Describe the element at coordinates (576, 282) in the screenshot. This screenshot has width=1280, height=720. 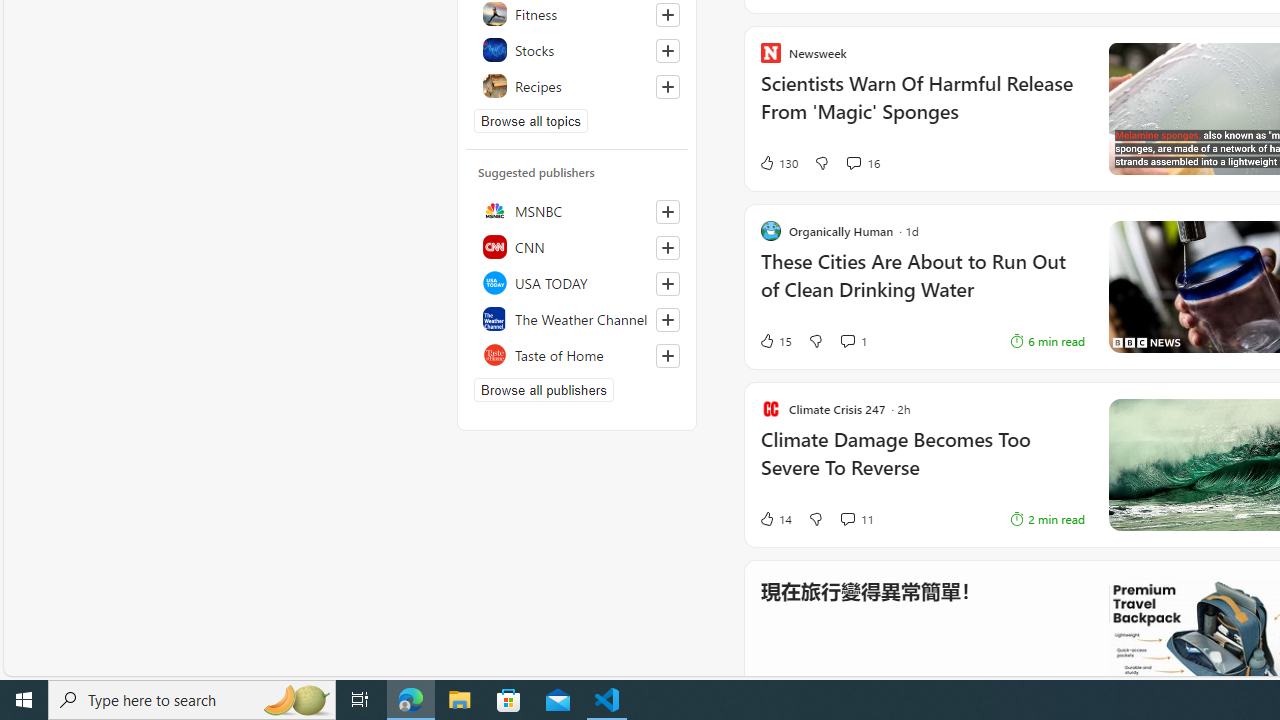
I see `'USA TODAY'` at that location.